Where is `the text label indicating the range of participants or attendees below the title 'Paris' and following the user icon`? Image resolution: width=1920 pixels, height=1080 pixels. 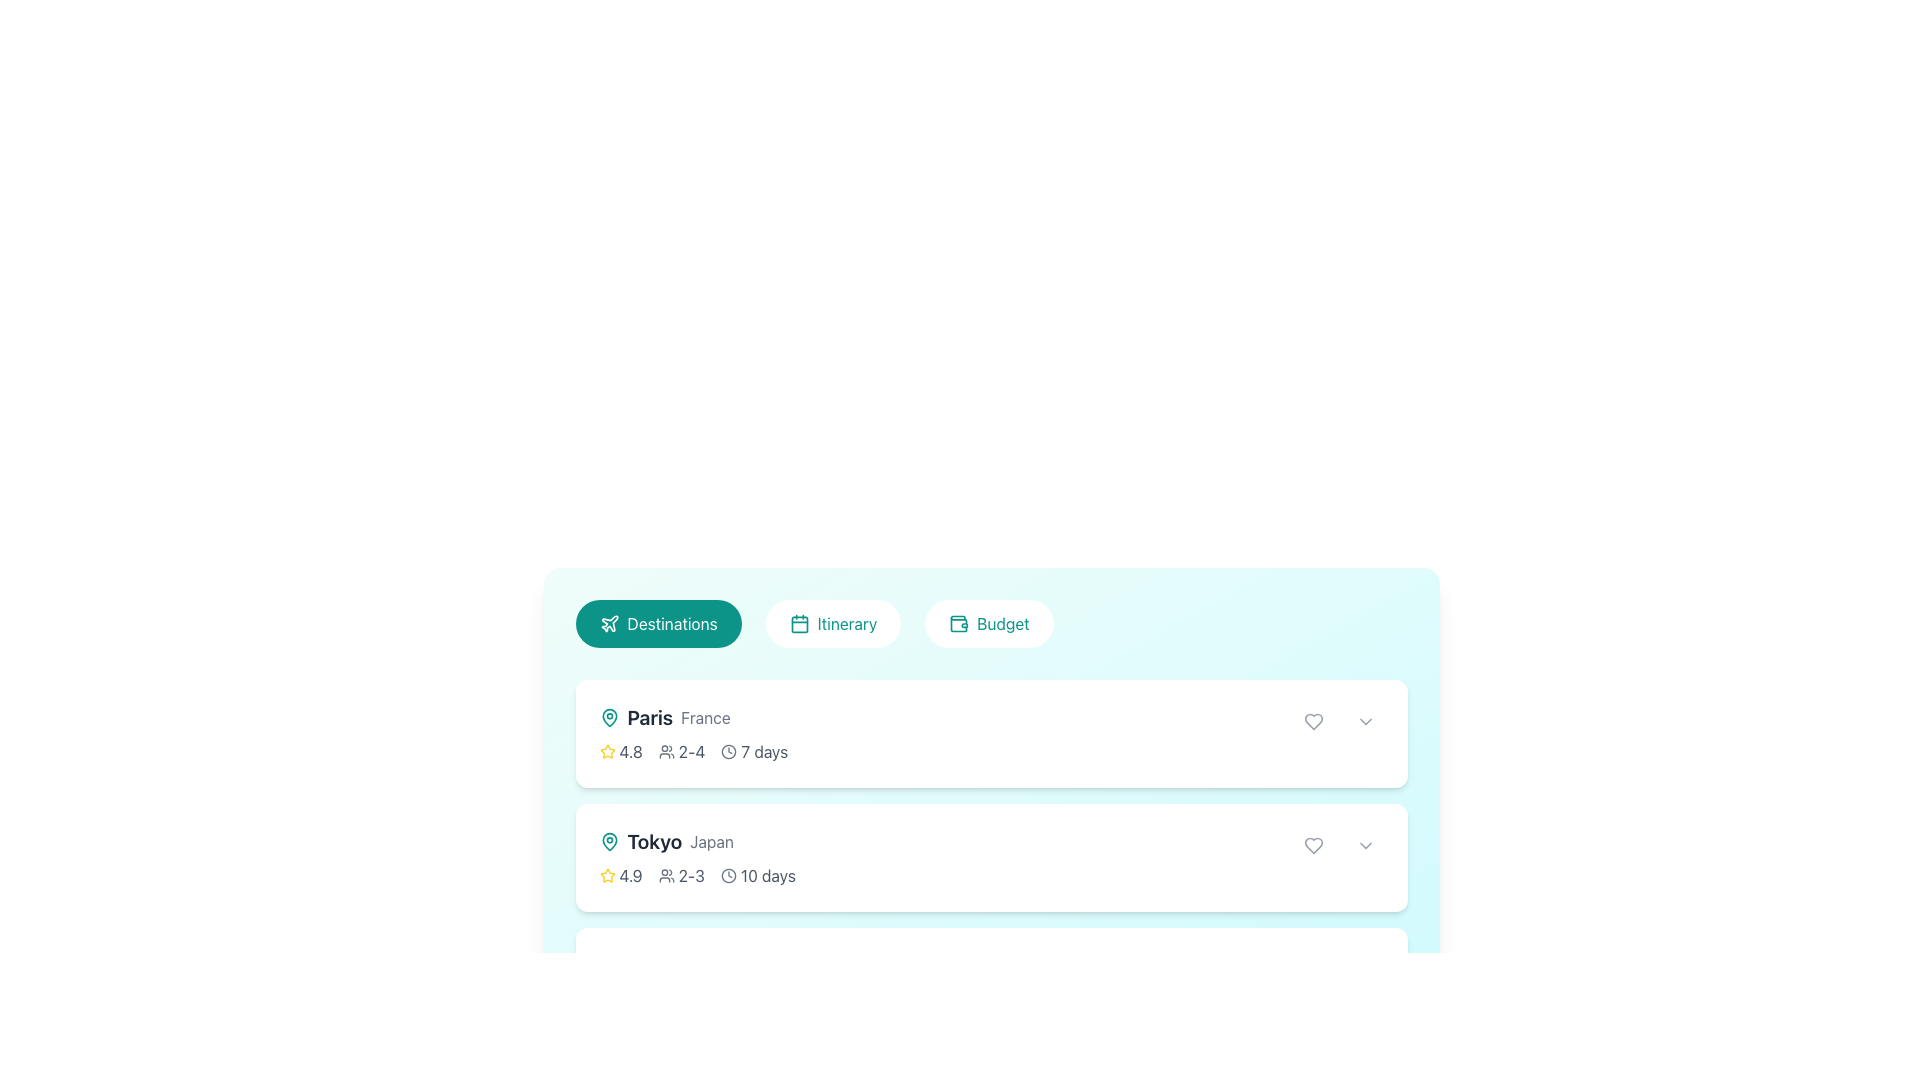
the text label indicating the range of participants or attendees below the title 'Paris' and following the user icon is located at coordinates (691, 752).